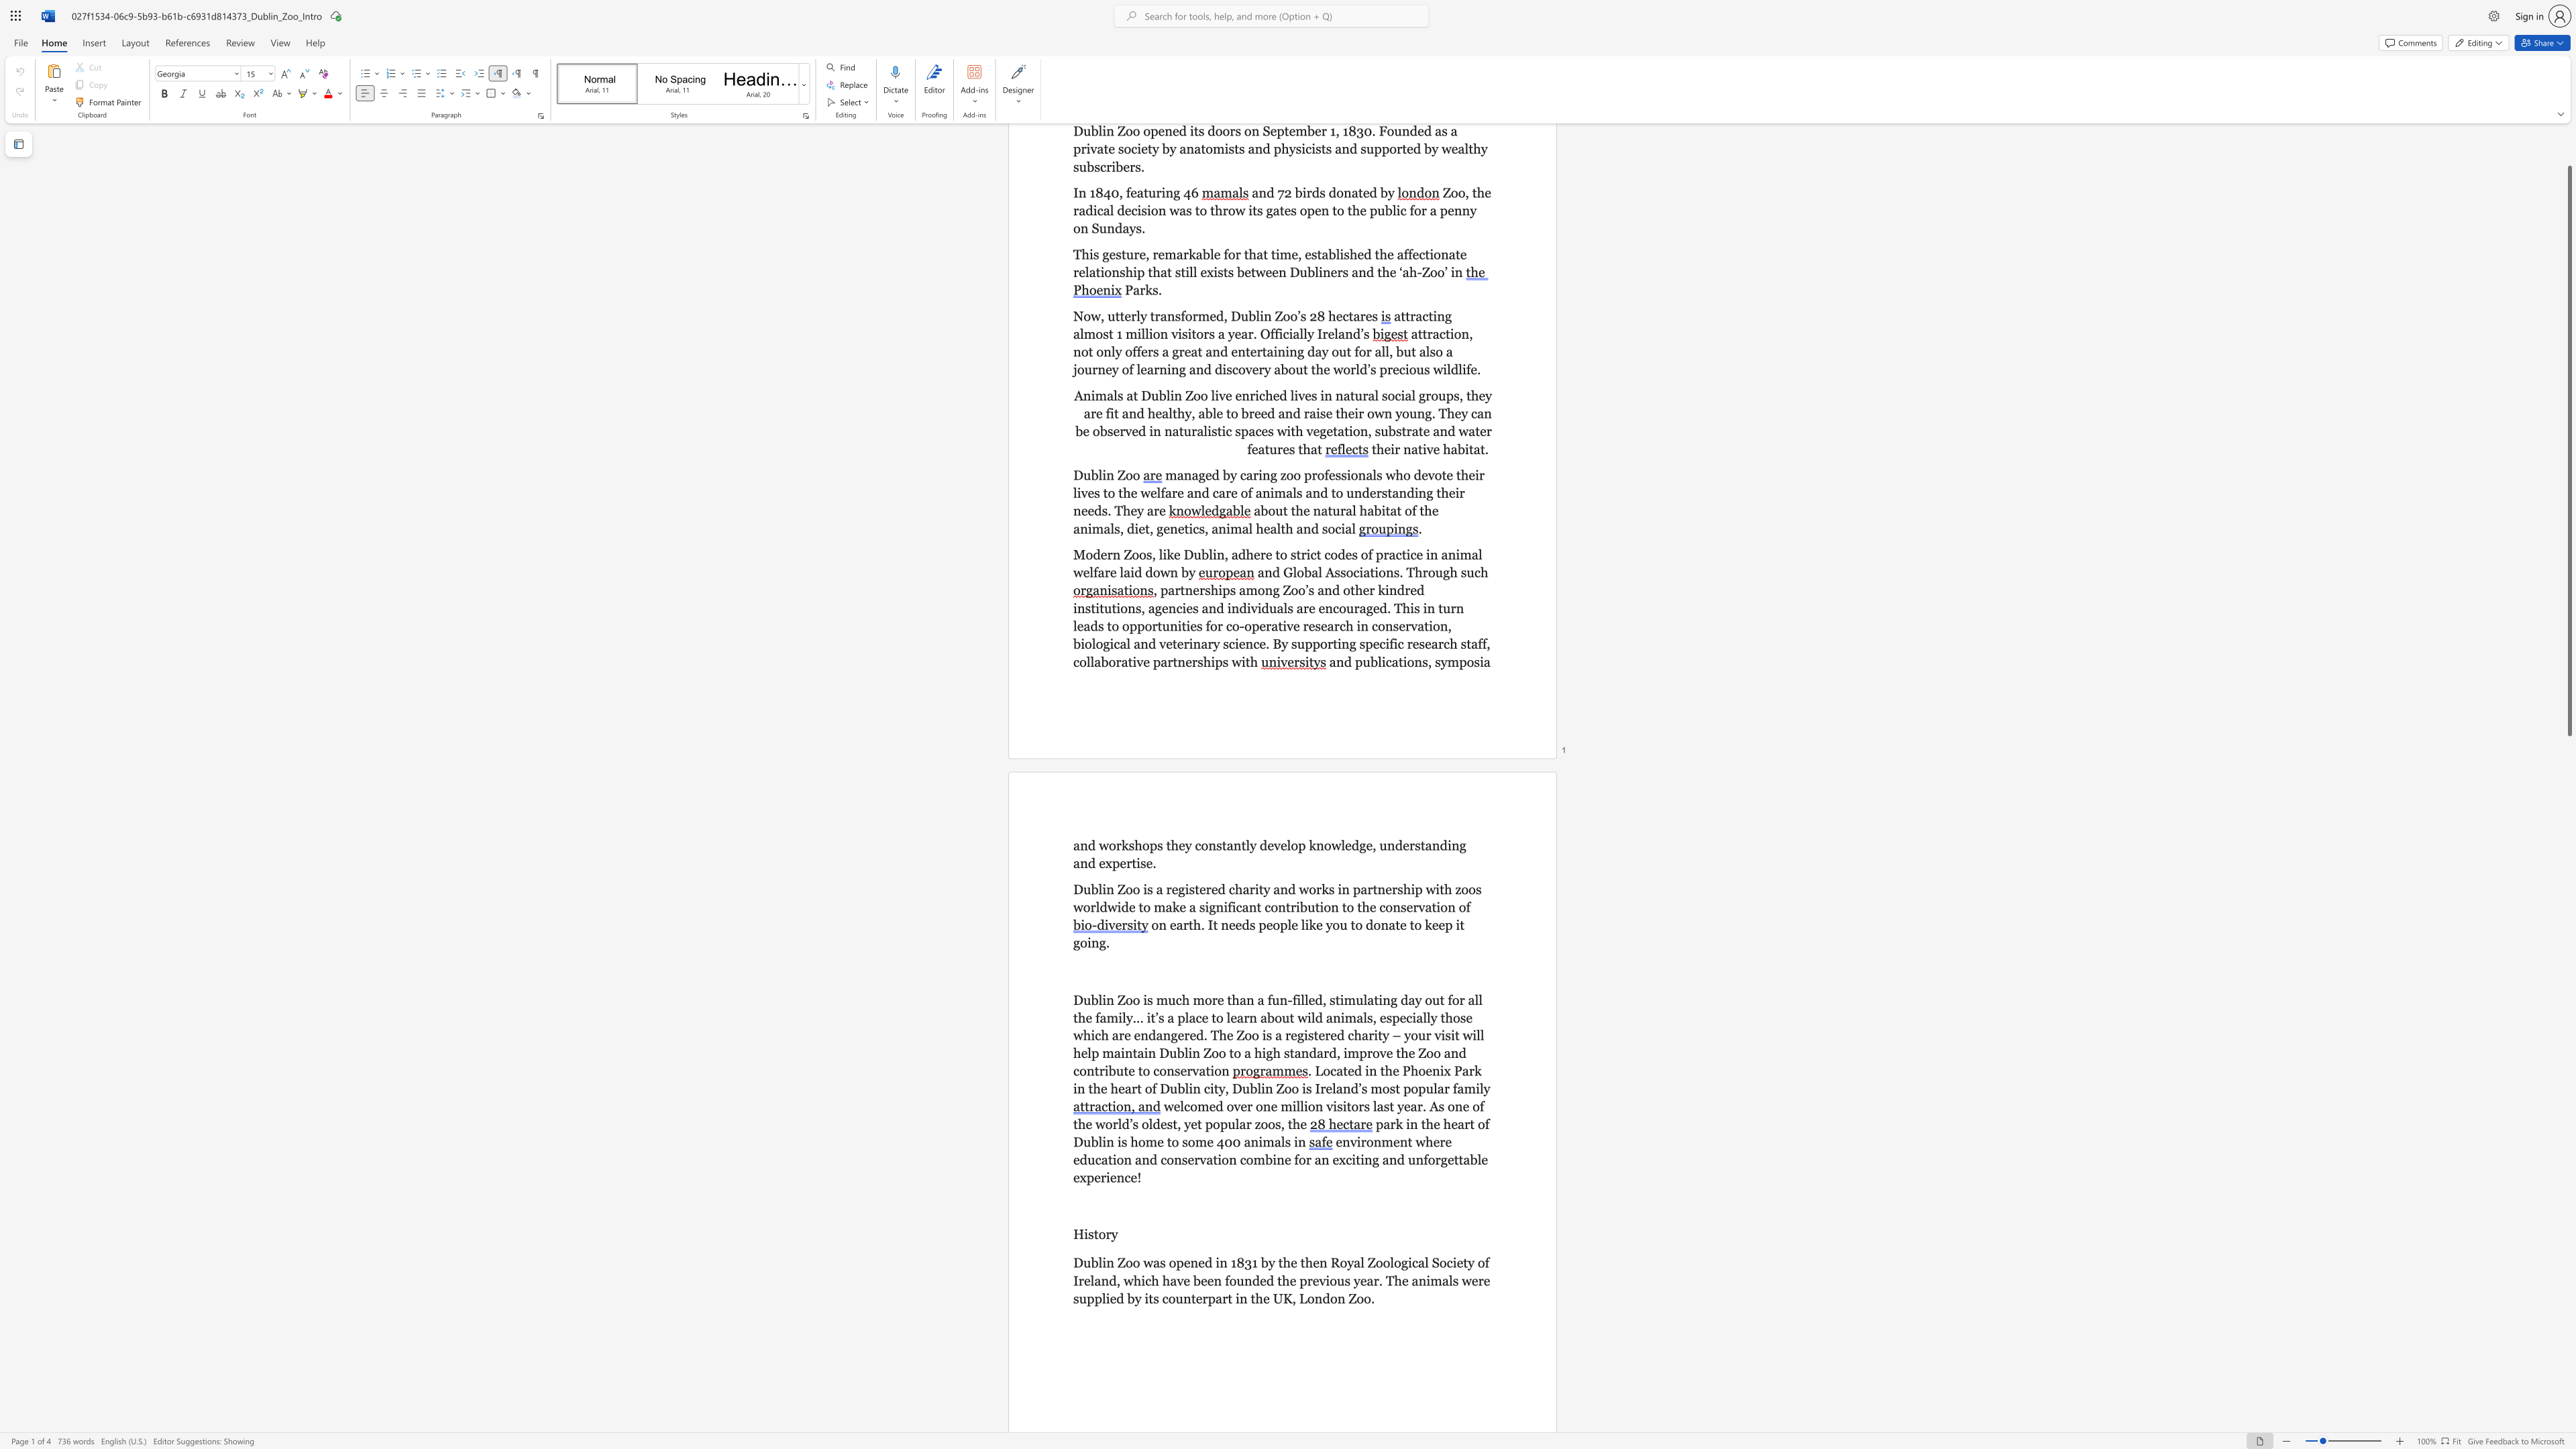 The image size is (2576, 1449). I want to click on the subset text "ion" within the text "and publications,", so click(1403, 661).